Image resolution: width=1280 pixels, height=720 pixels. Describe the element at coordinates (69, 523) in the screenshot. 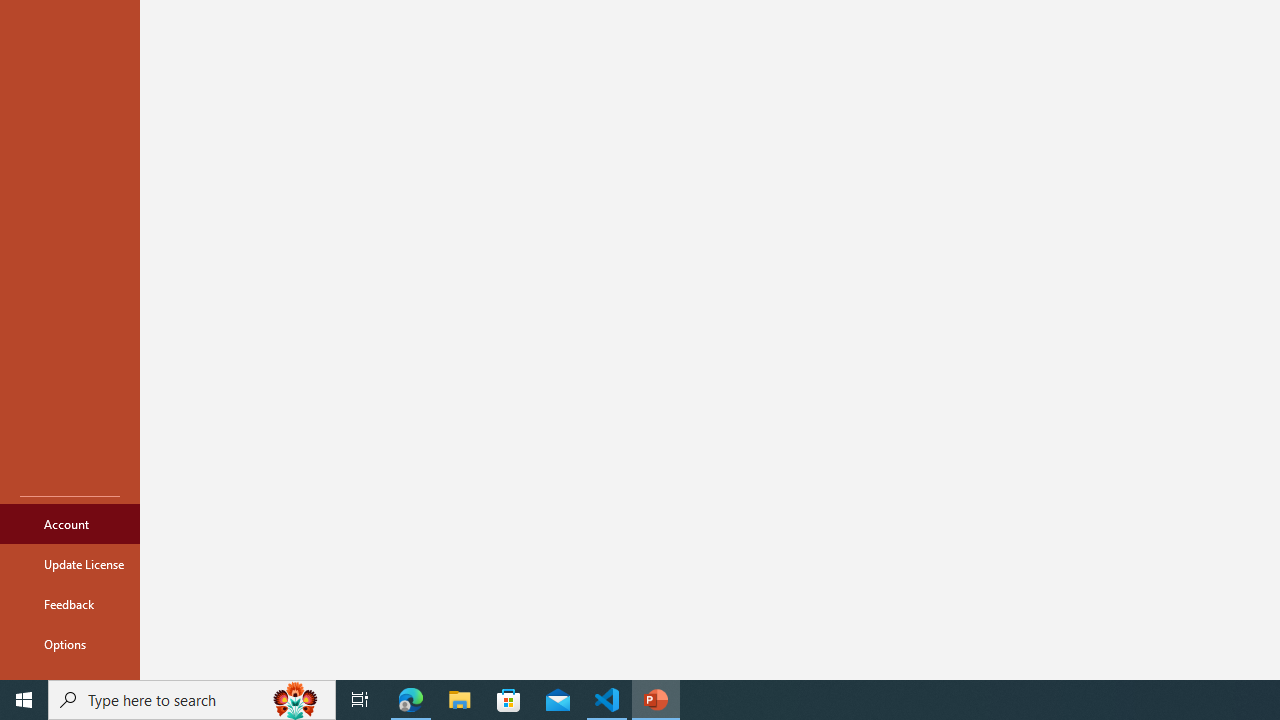

I see `'Account'` at that location.